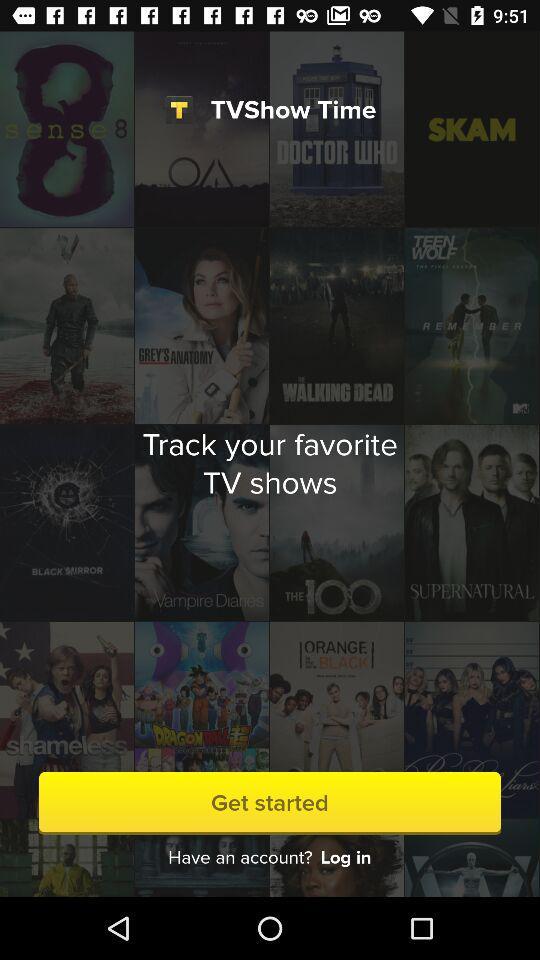 The image size is (540, 960). I want to click on the get started, so click(270, 803).